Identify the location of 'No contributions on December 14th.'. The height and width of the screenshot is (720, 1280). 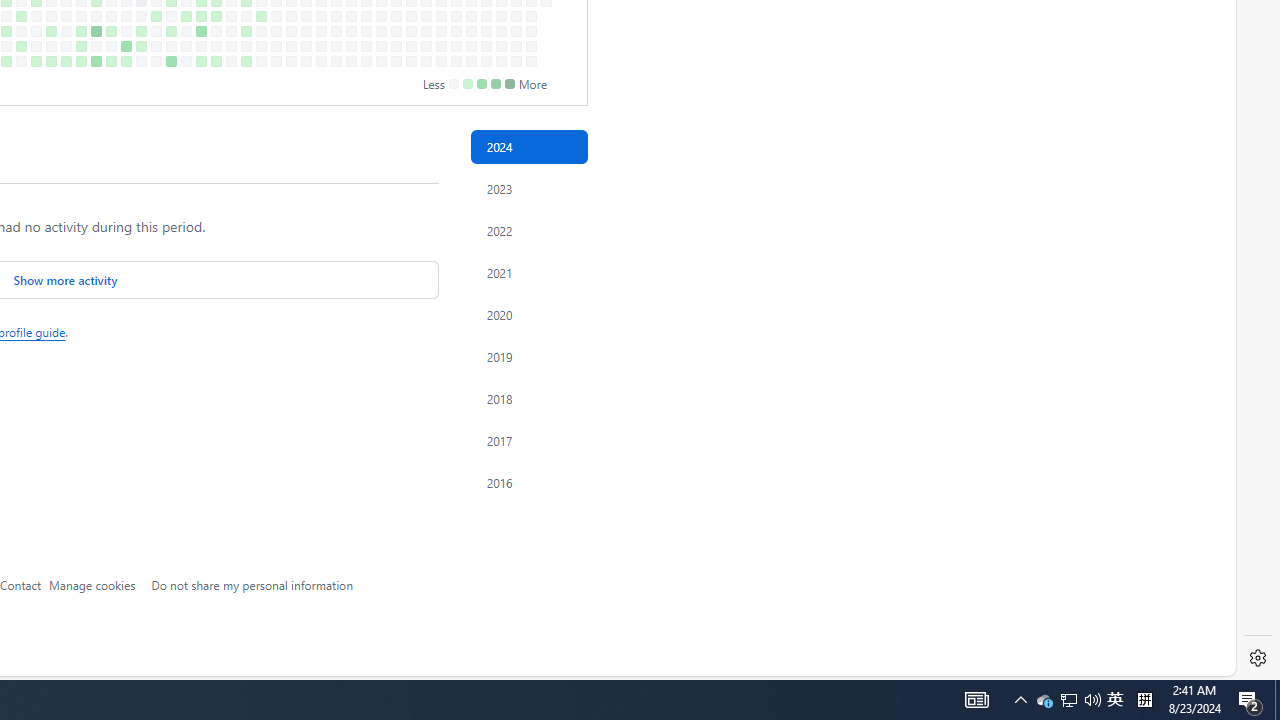
(501, 60).